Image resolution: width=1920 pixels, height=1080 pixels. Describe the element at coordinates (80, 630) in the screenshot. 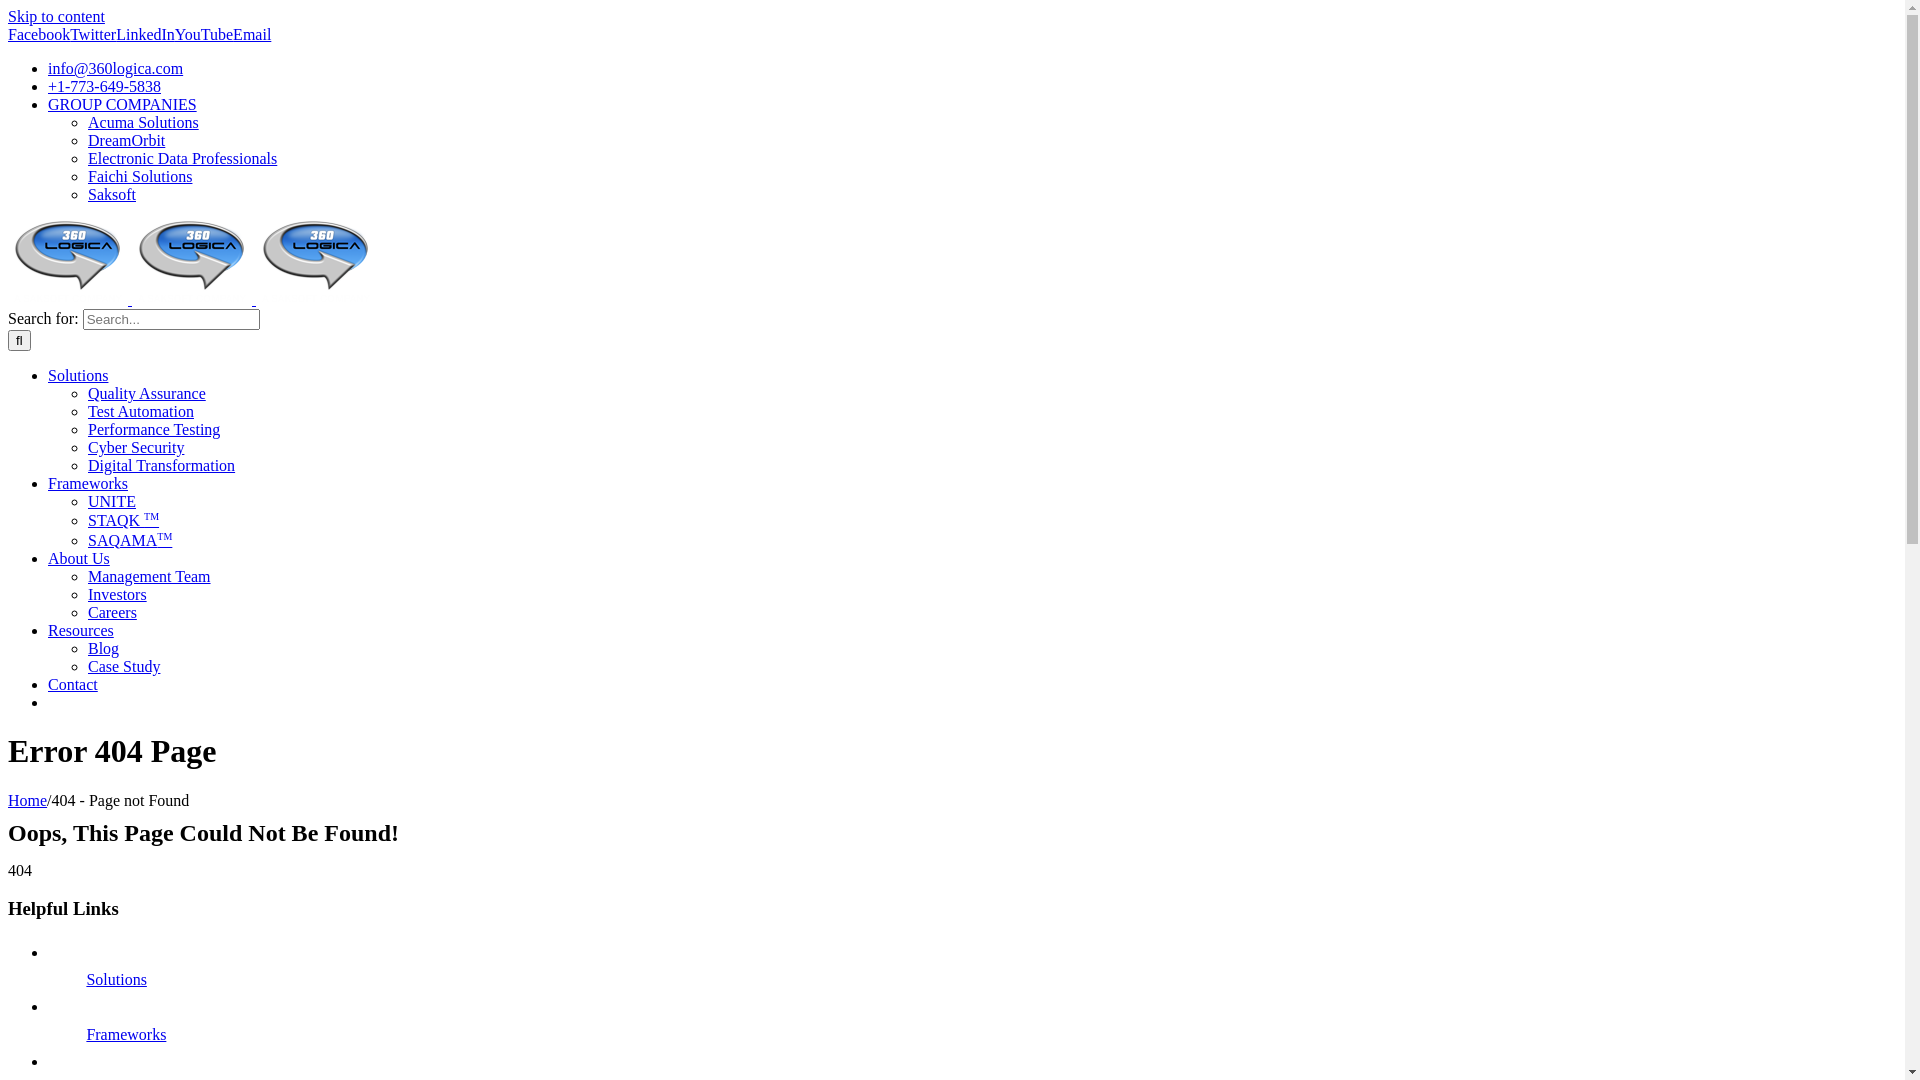

I see `'Resources'` at that location.